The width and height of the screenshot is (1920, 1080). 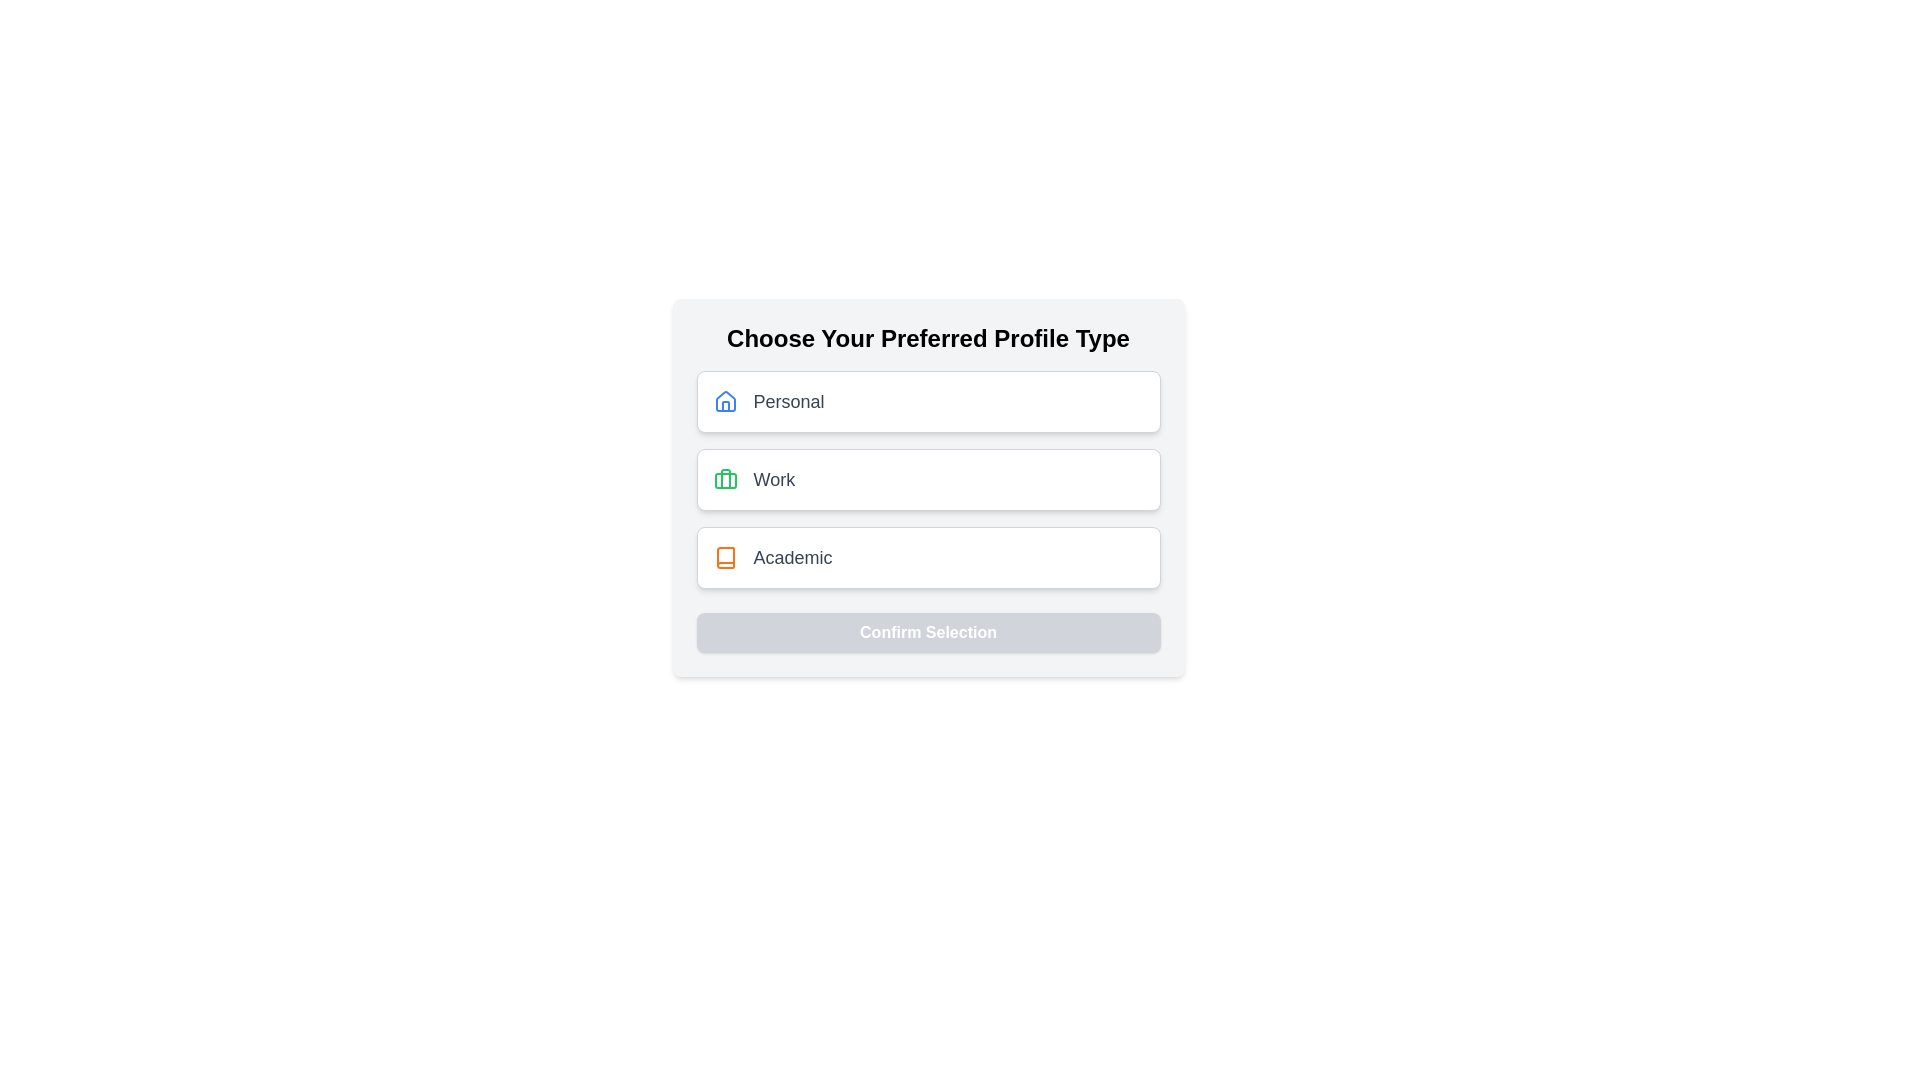 What do you see at coordinates (927, 558) in the screenshot?
I see `the 'Academic' profile type selectable option using keyboard navigation` at bounding box center [927, 558].